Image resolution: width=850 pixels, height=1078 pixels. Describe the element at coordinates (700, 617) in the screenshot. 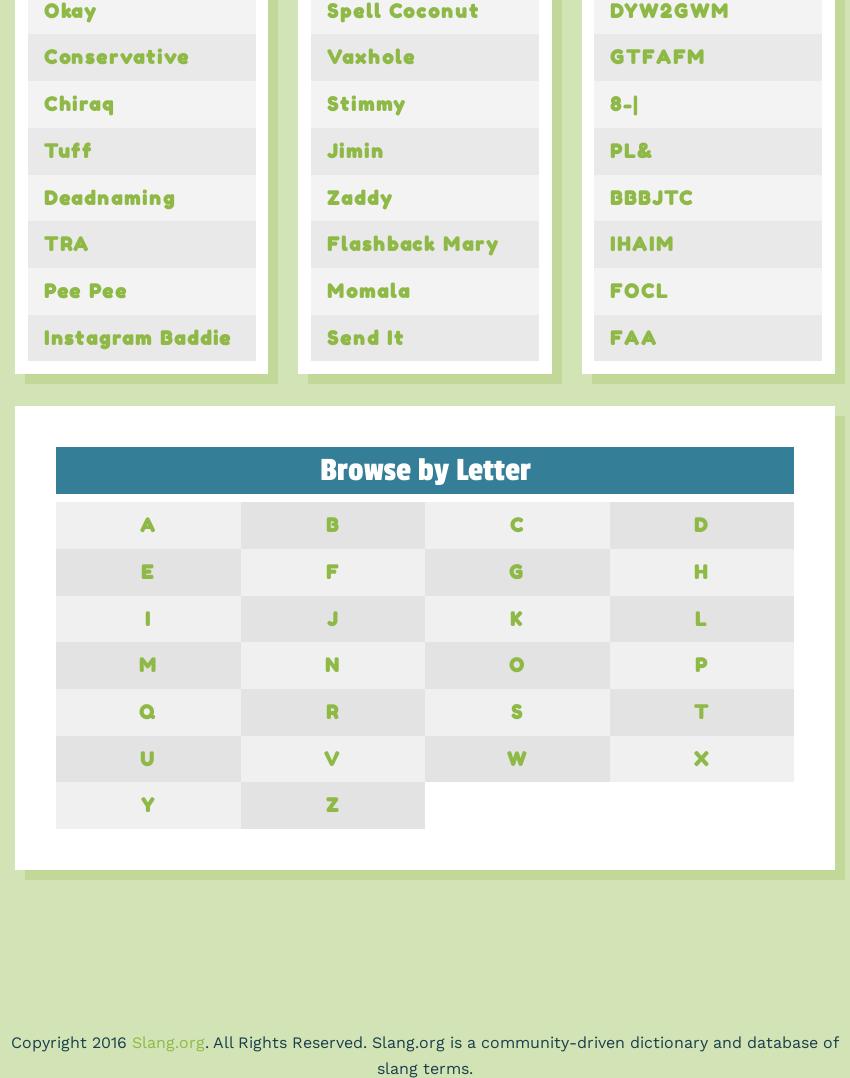

I see `'L'` at that location.